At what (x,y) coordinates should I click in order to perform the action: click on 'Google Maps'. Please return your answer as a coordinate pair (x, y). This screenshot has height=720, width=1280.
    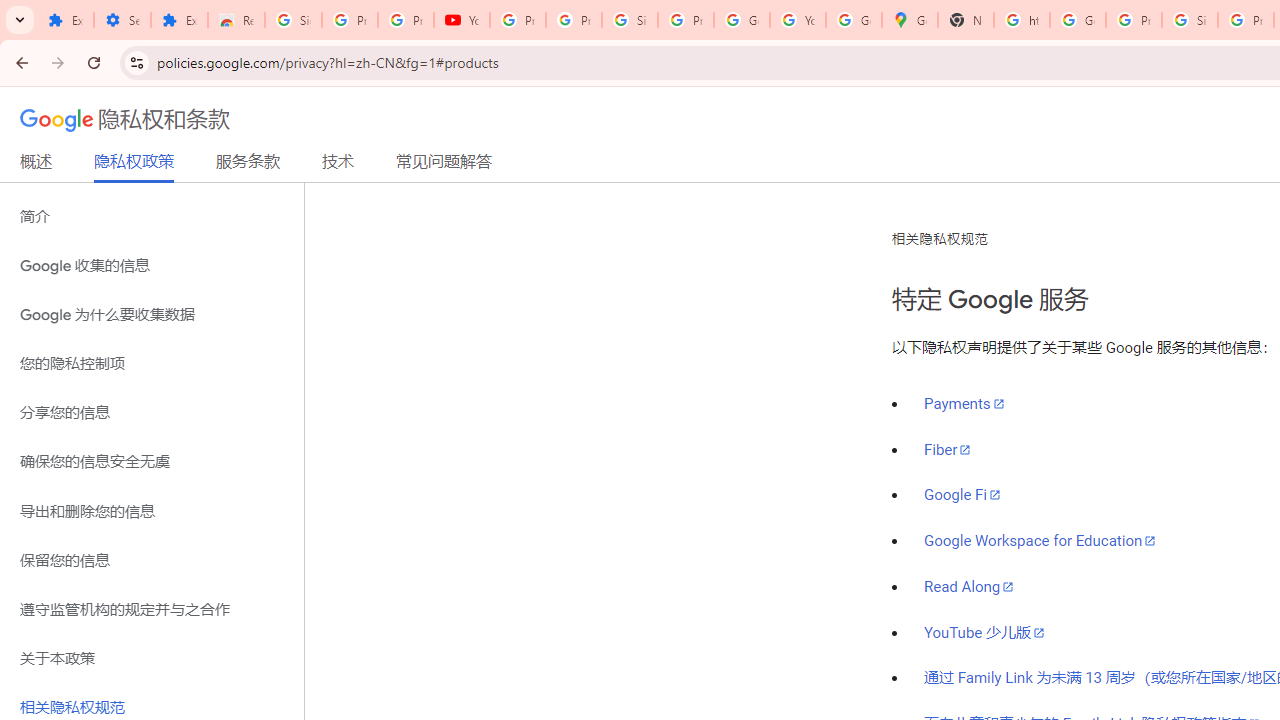
    Looking at the image, I should click on (909, 20).